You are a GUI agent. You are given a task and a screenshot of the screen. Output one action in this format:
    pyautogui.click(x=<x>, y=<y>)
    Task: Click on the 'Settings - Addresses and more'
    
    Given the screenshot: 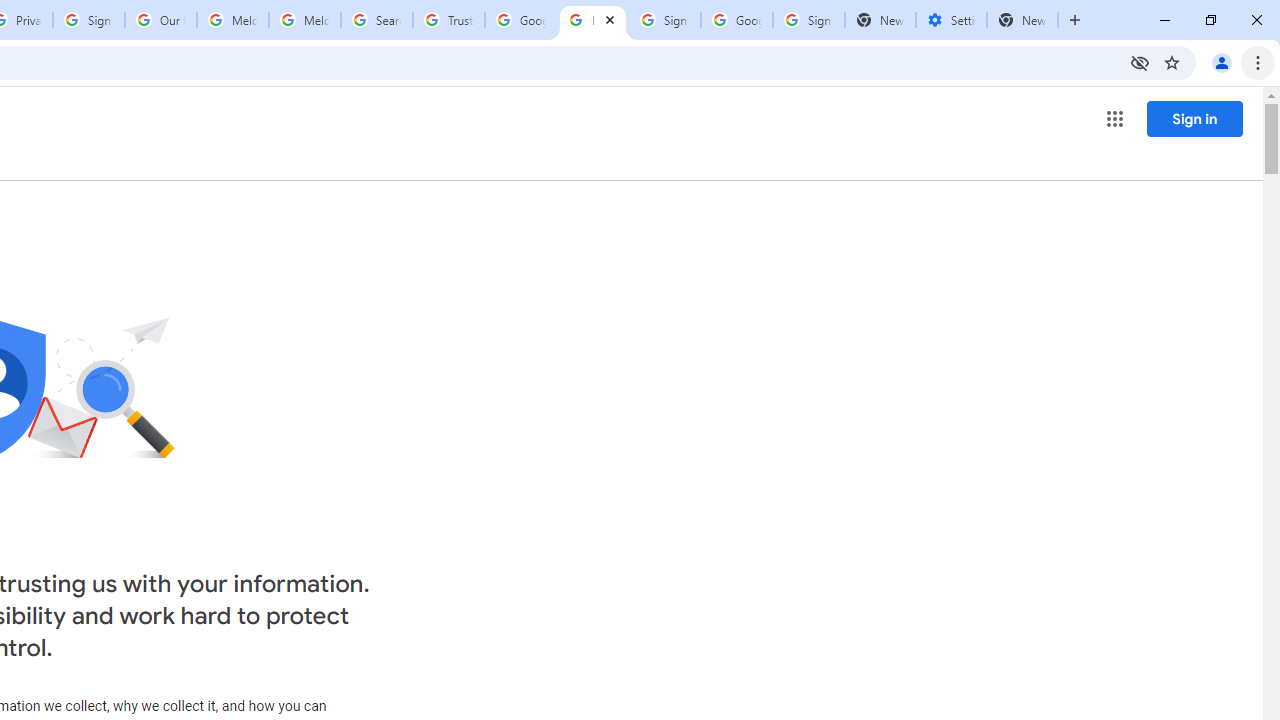 What is the action you would take?
    pyautogui.click(x=950, y=20)
    